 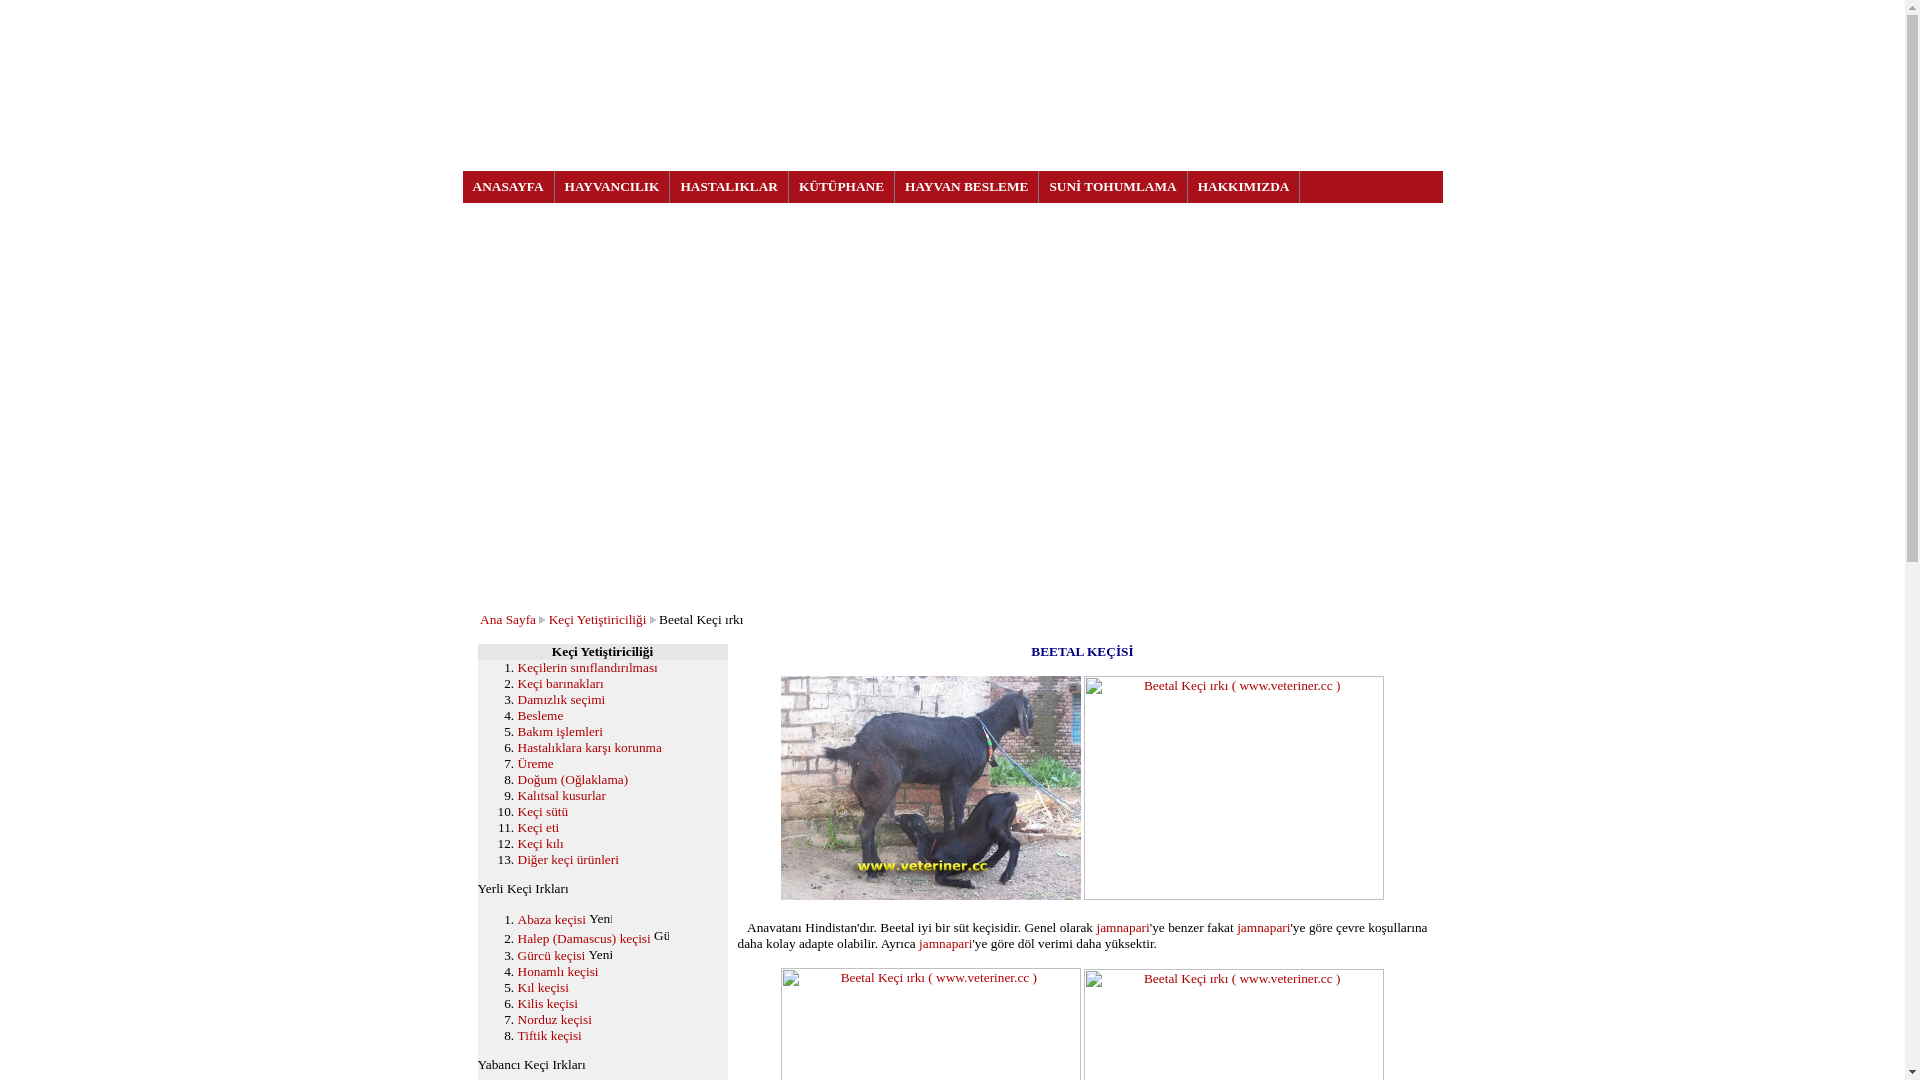 What do you see at coordinates (508, 186) in the screenshot?
I see `'ANASAYFA'` at bounding box center [508, 186].